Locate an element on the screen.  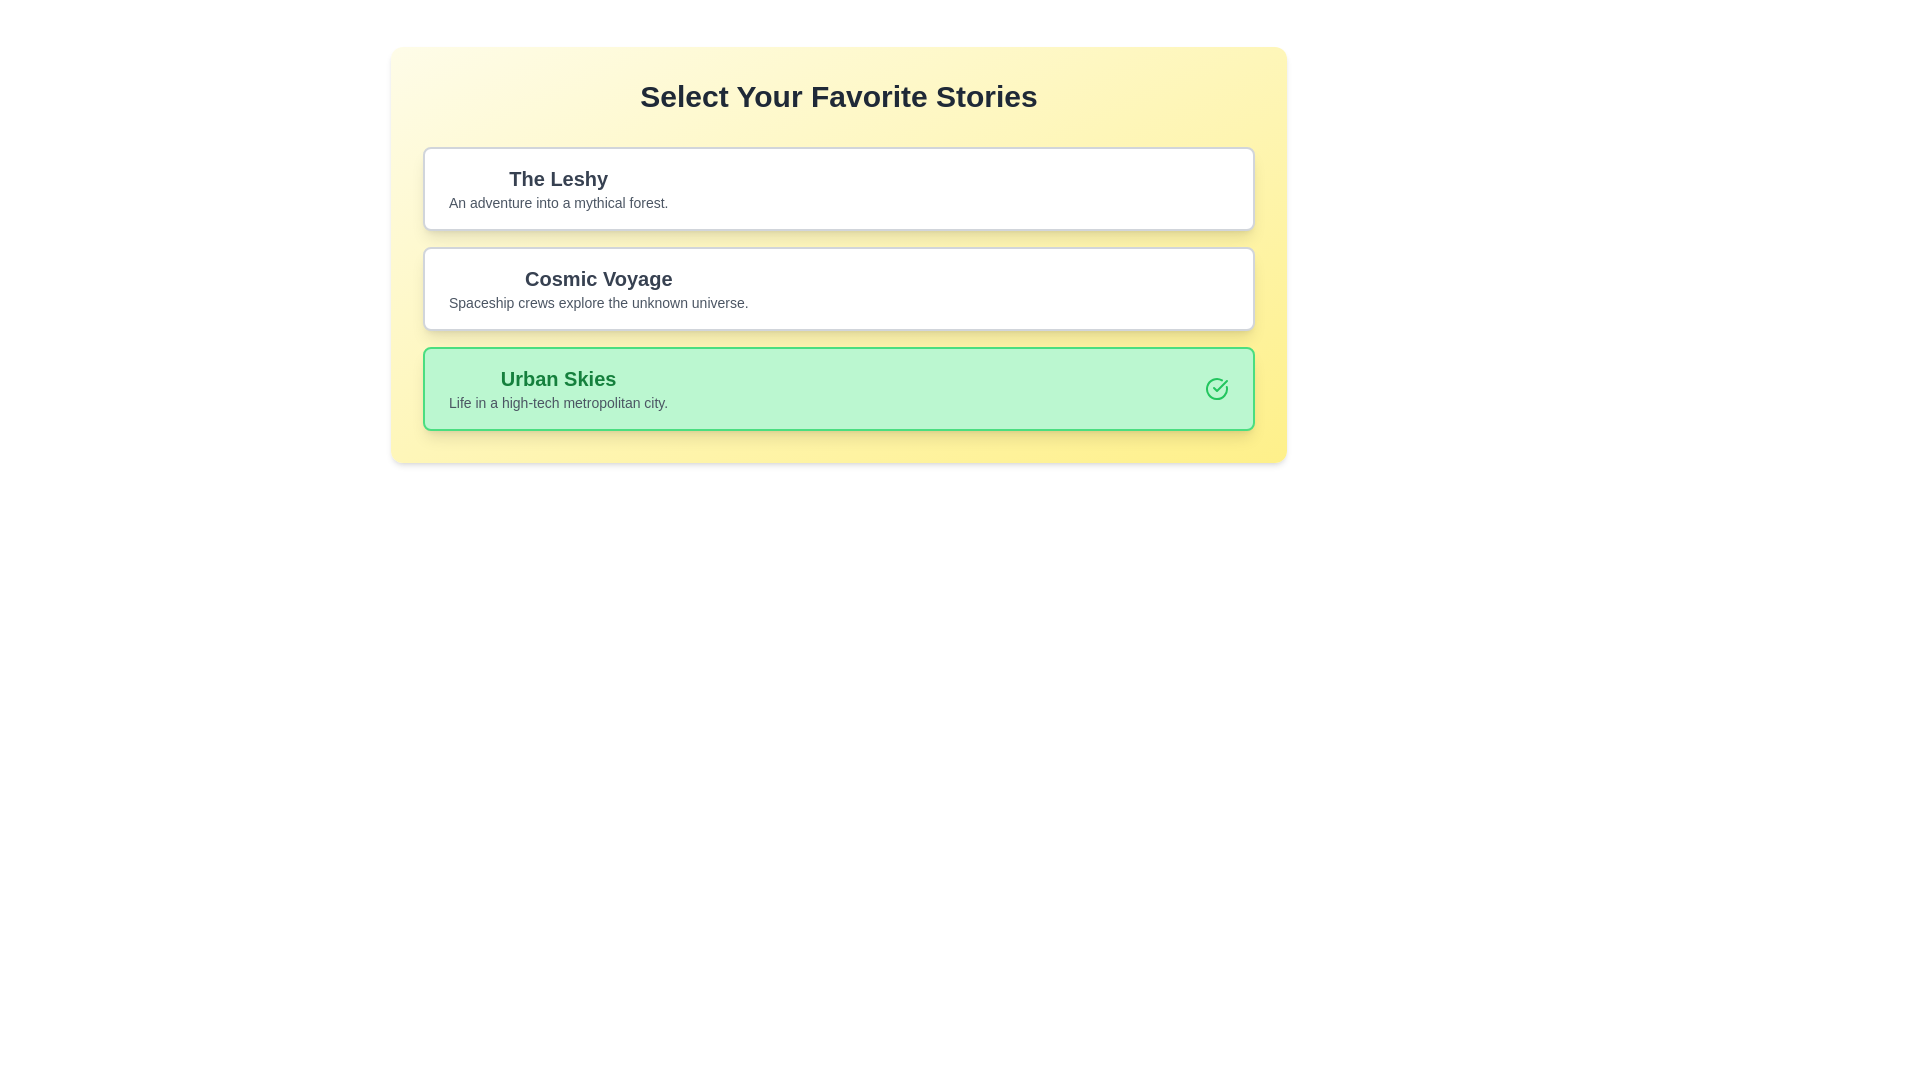
the list item corresponding to the story titled 'Urban Skies' to toggle its selection state is located at coordinates (839, 389).